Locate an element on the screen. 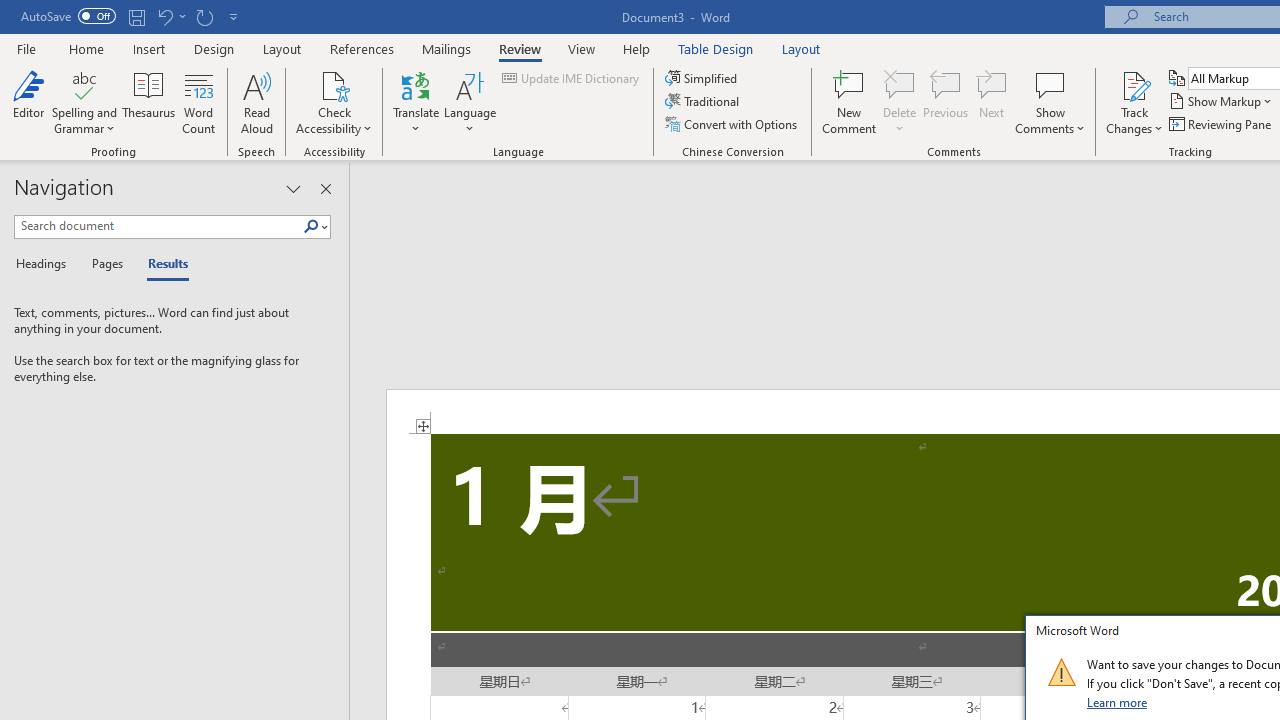 Image resolution: width=1280 pixels, height=720 pixels. 'Show Markup' is located at coordinates (1221, 101).